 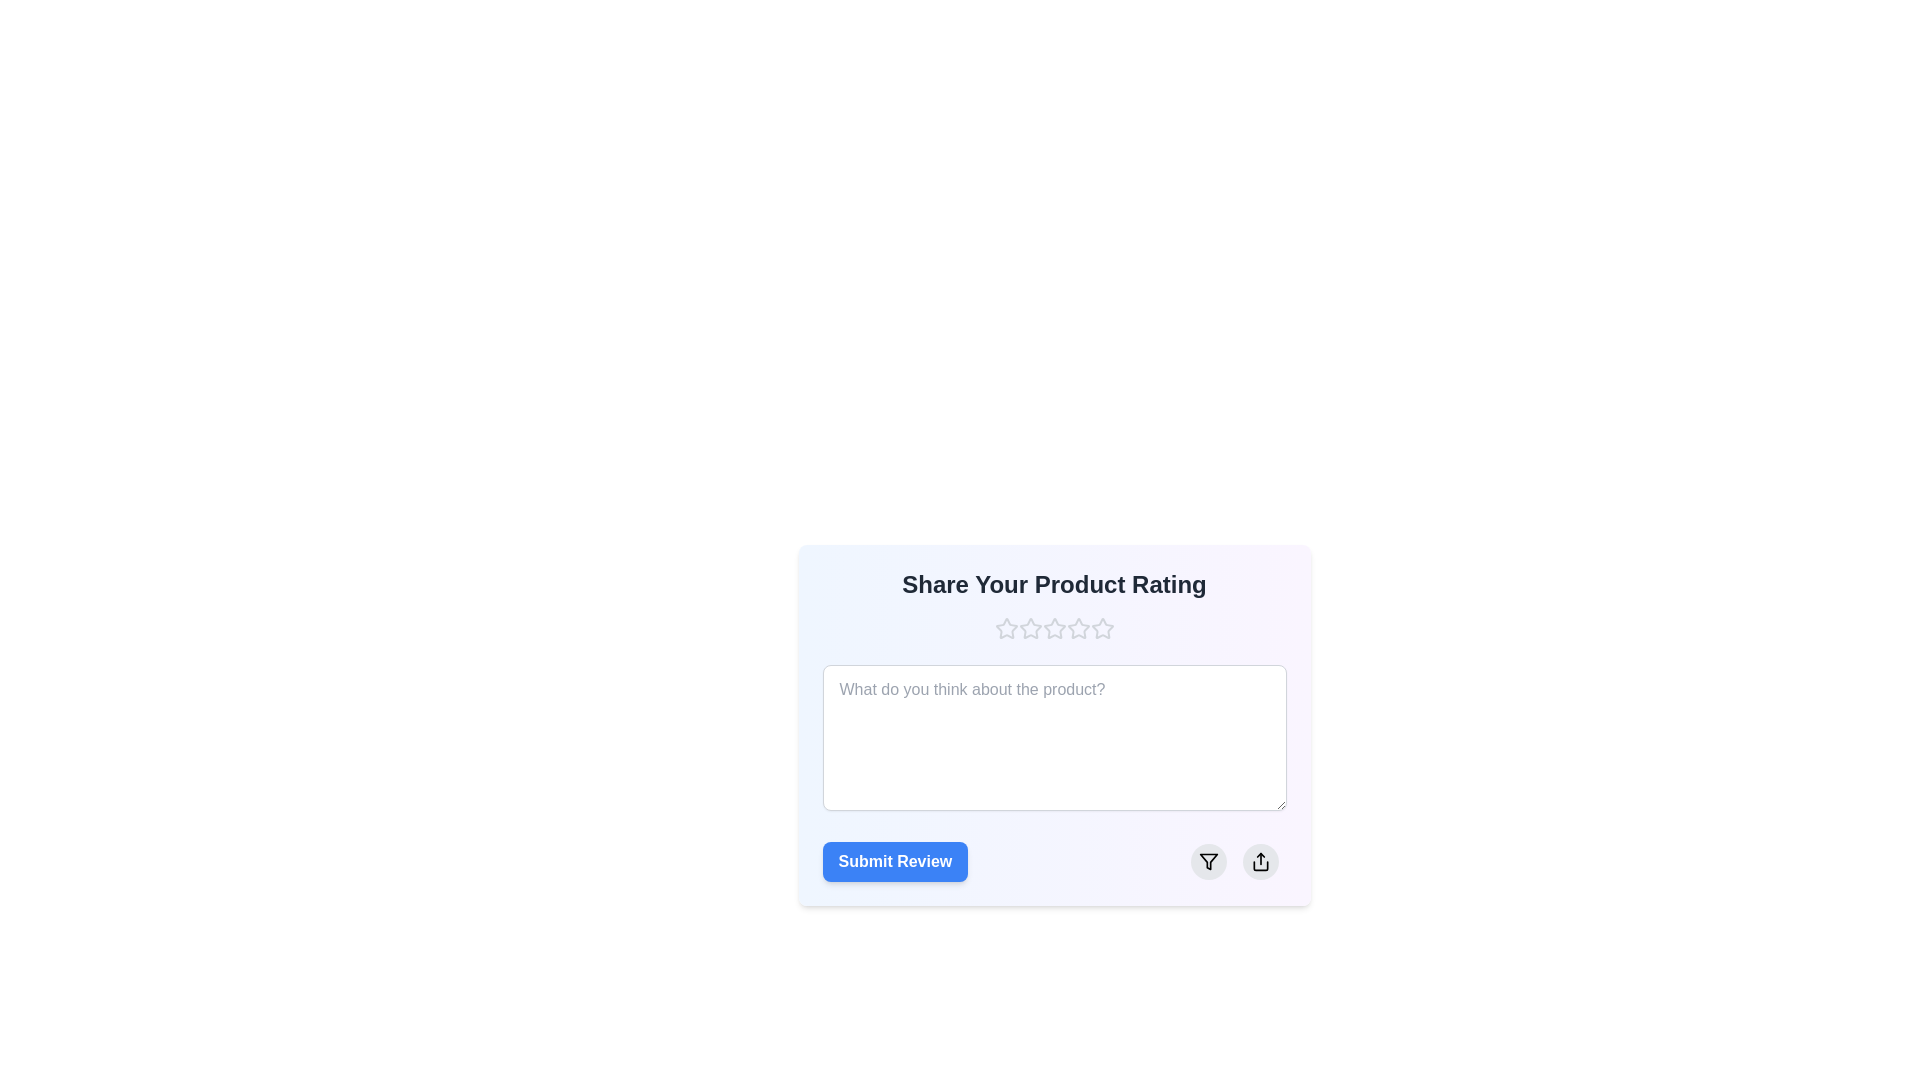 I want to click on the third star icon in the rating system, so click(x=1101, y=627).